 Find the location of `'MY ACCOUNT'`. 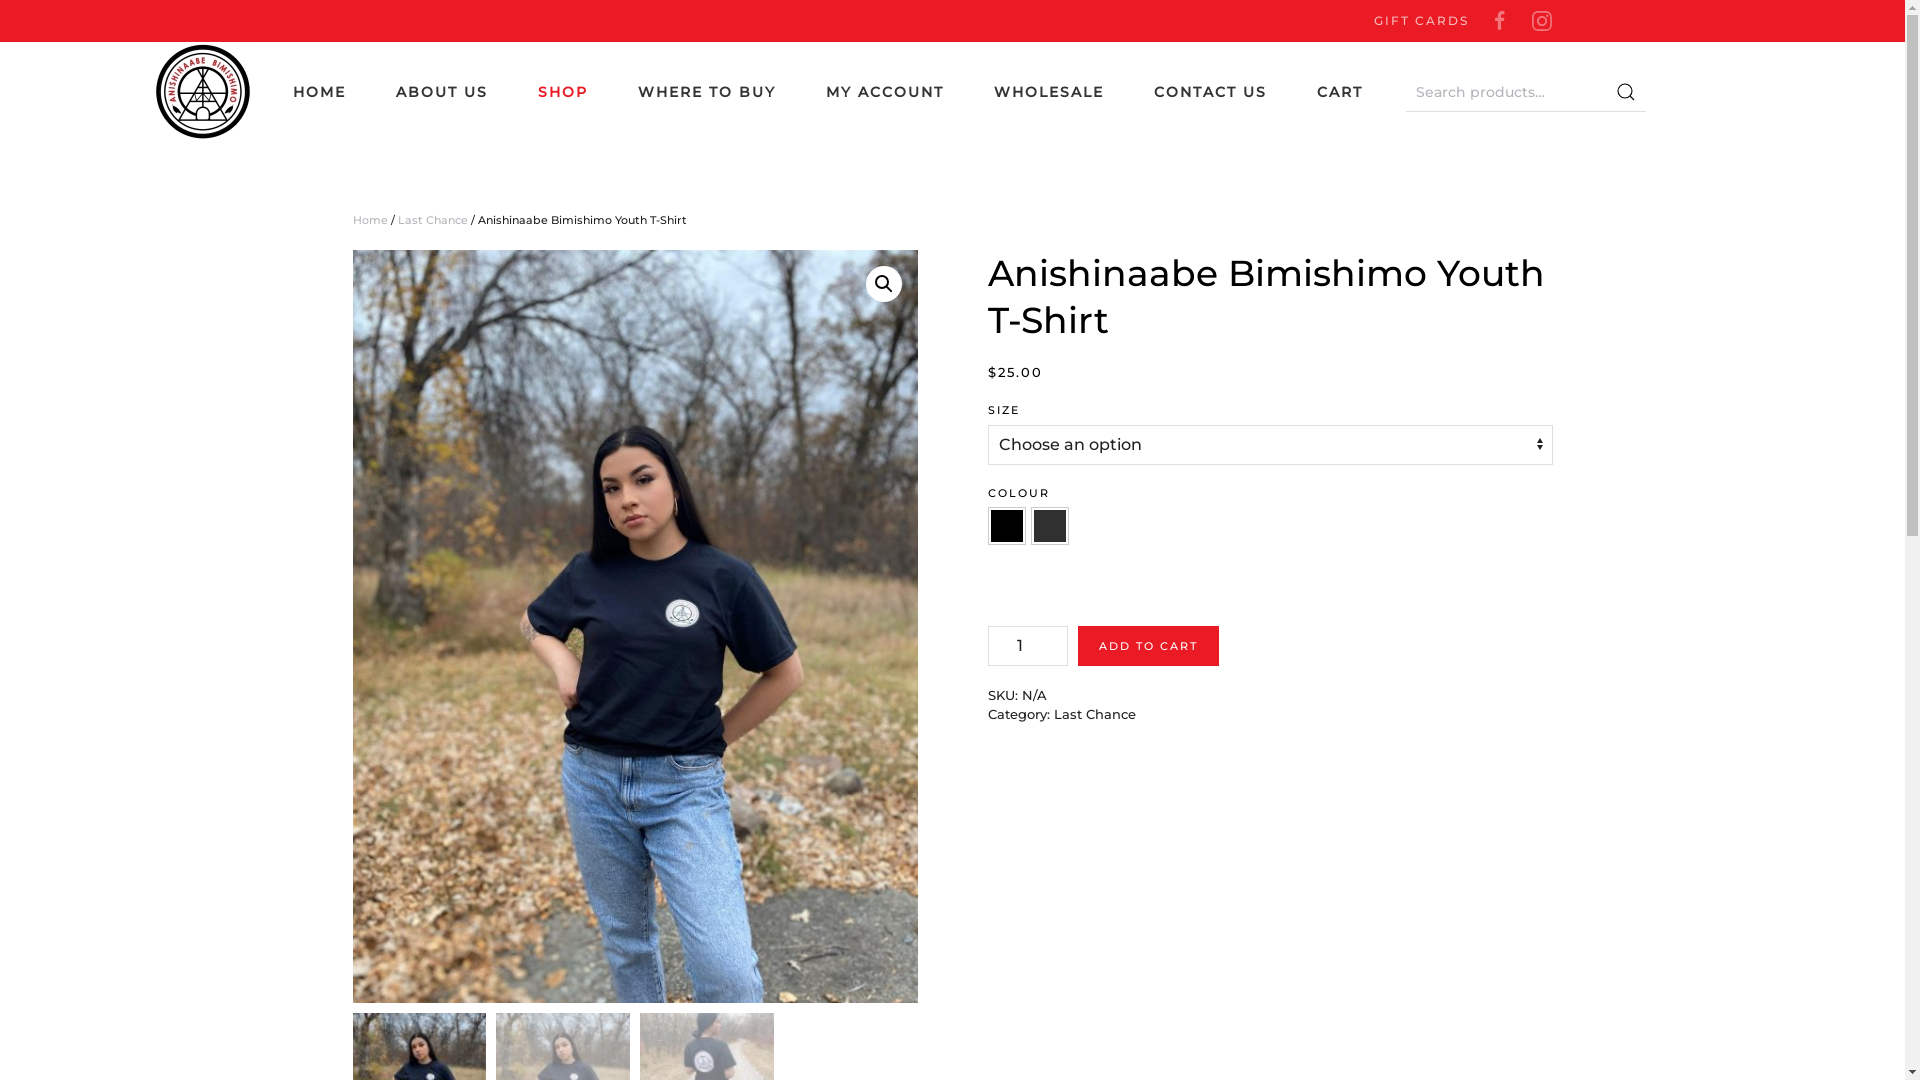

'MY ACCOUNT' is located at coordinates (883, 92).